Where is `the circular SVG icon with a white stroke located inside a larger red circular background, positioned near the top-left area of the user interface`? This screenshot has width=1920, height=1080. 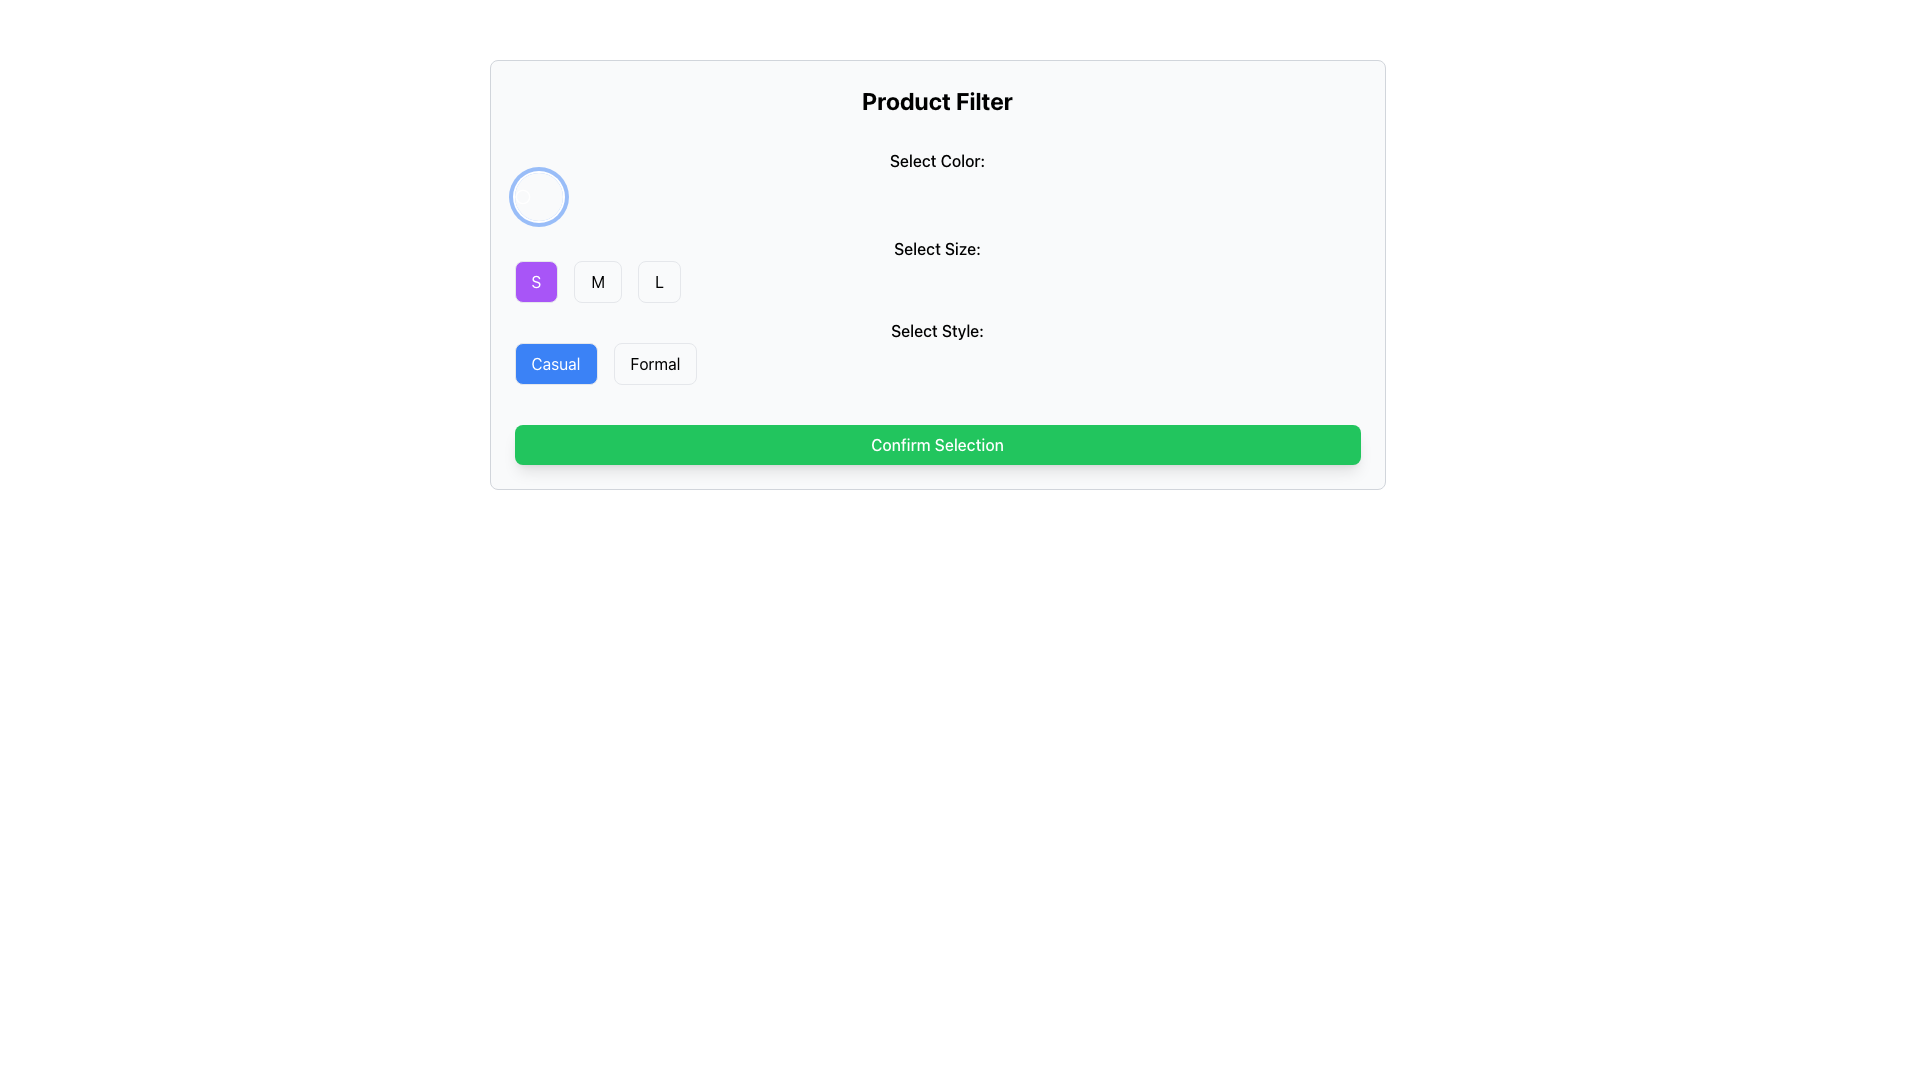 the circular SVG icon with a white stroke located inside a larger red circular background, positioned near the top-left area of the user interface is located at coordinates (522, 196).